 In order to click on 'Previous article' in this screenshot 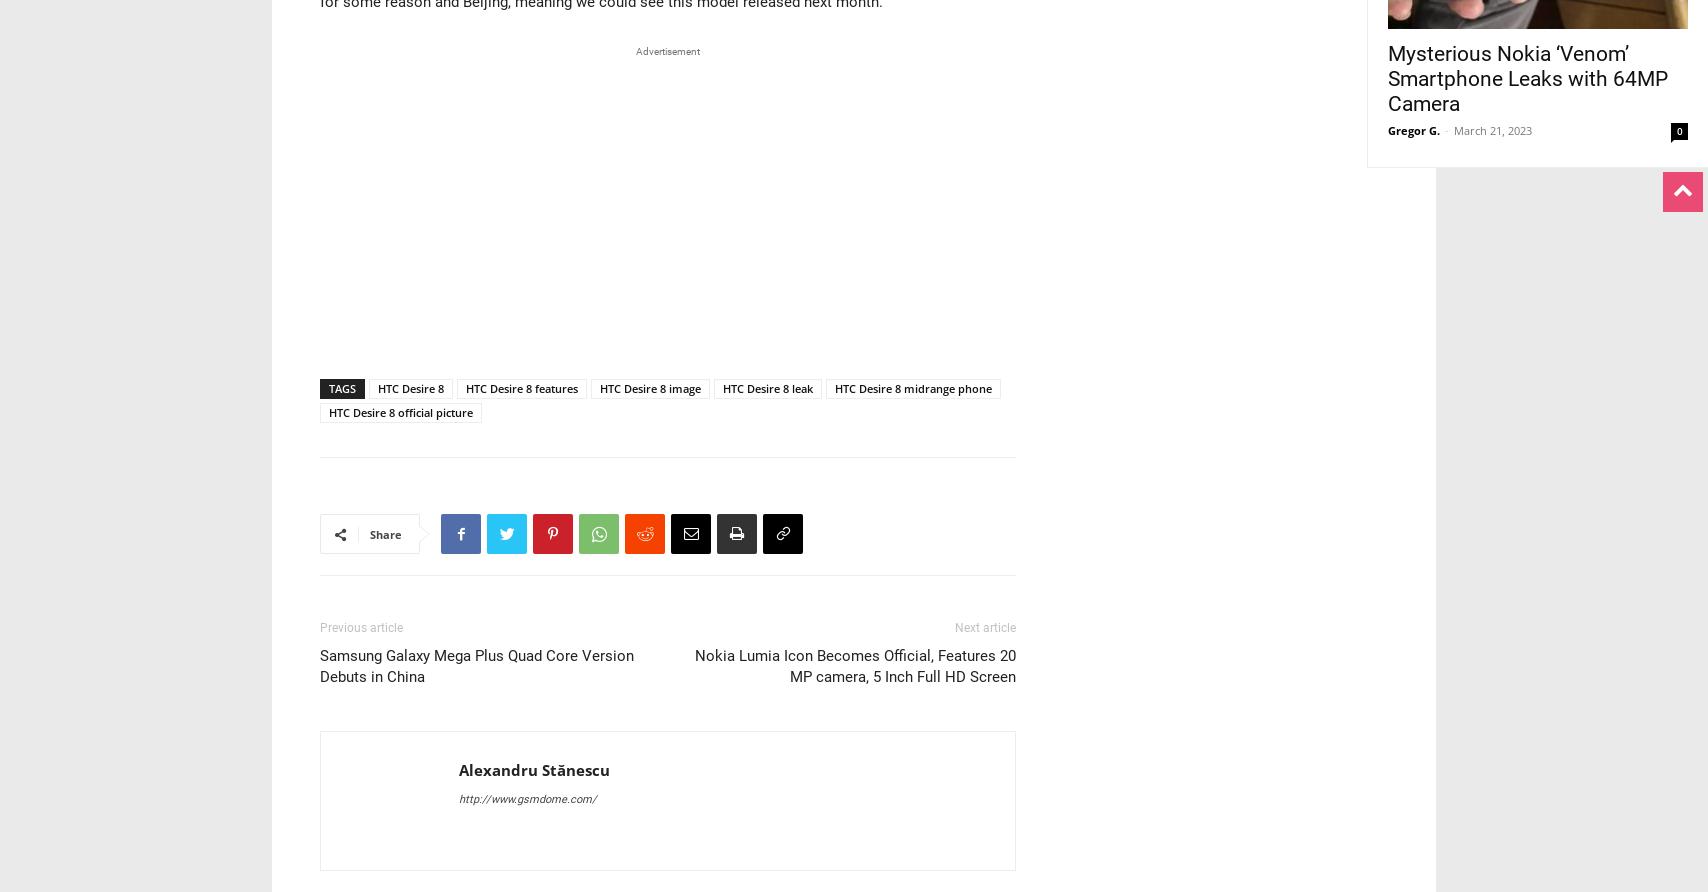, I will do `click(361, 626)`.